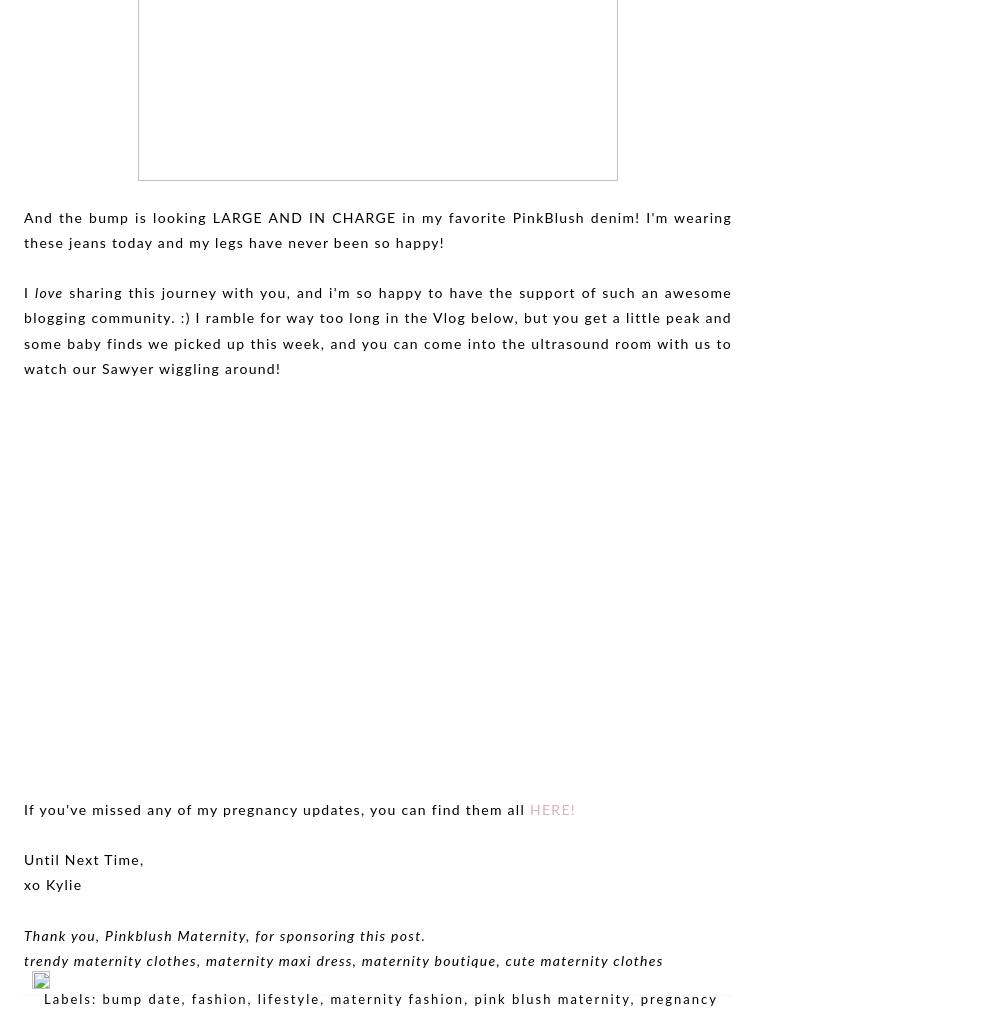 This screenshot has height=1027, width=1008. Describe the element at coordinates (551, 999) in the screenshot. I see `'pink blush maternity'` at that location.